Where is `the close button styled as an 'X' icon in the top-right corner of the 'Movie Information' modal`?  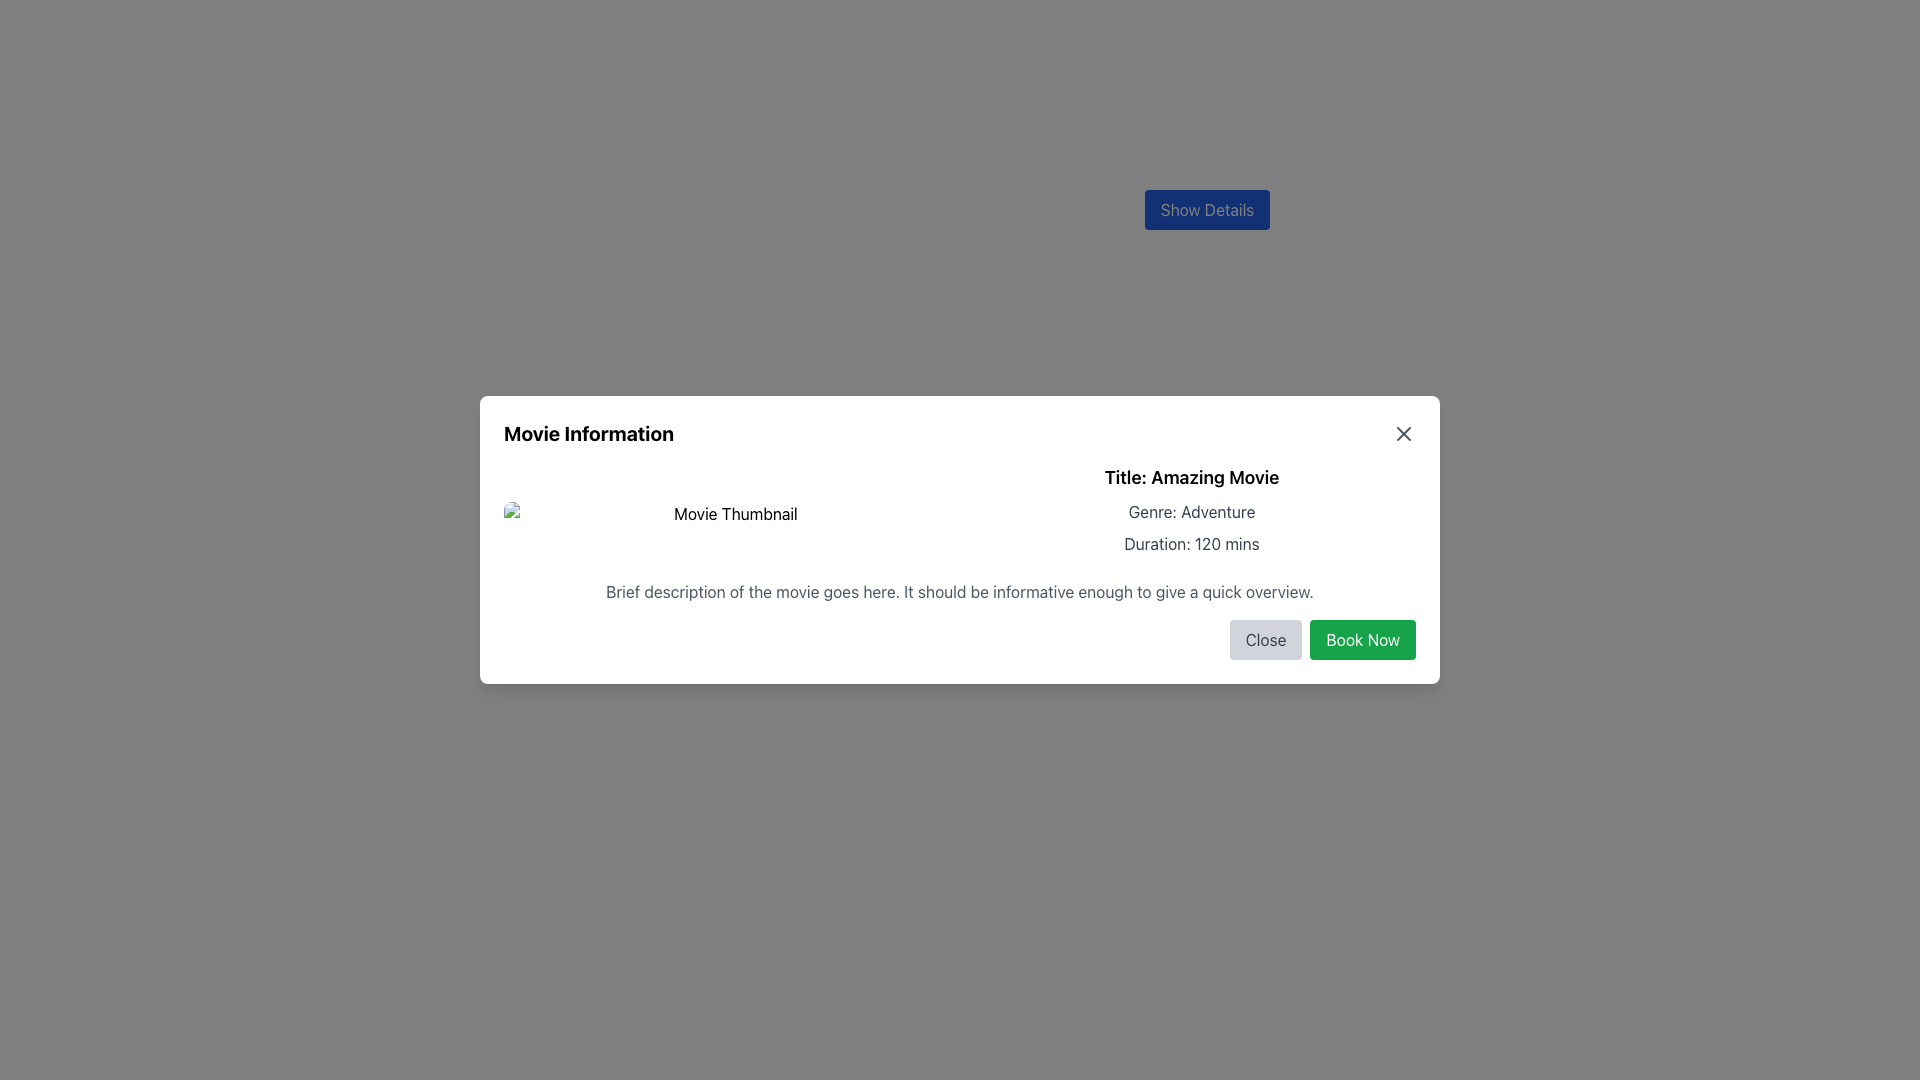 the close button styled as an 'X' icon in the top-right corner of the 'Movie Information' modal is located at coordinates (1402, 433).